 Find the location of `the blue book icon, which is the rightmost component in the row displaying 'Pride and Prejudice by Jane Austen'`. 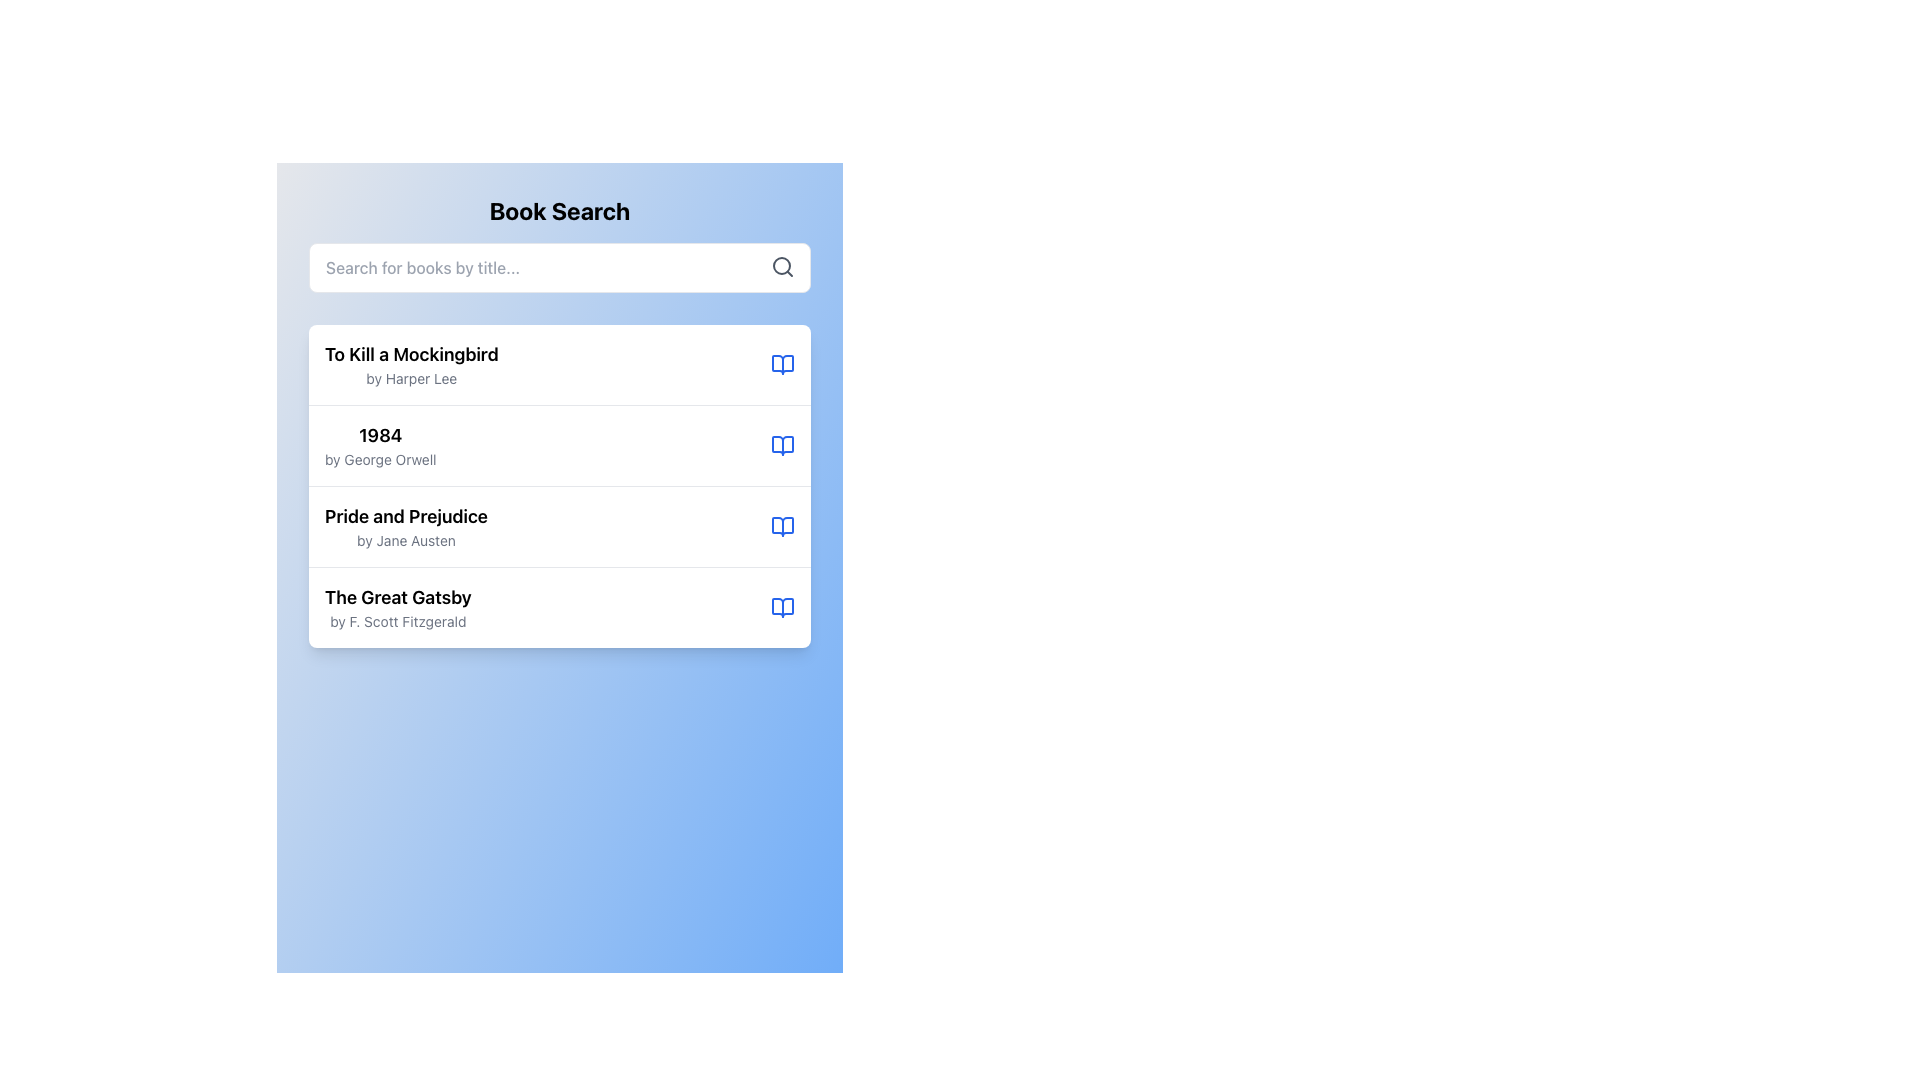

the blue book icon, which is the rightmost component in the row displaying 'Pride and Prejudice by Jane Austen' is located at coordinates (781, 526).